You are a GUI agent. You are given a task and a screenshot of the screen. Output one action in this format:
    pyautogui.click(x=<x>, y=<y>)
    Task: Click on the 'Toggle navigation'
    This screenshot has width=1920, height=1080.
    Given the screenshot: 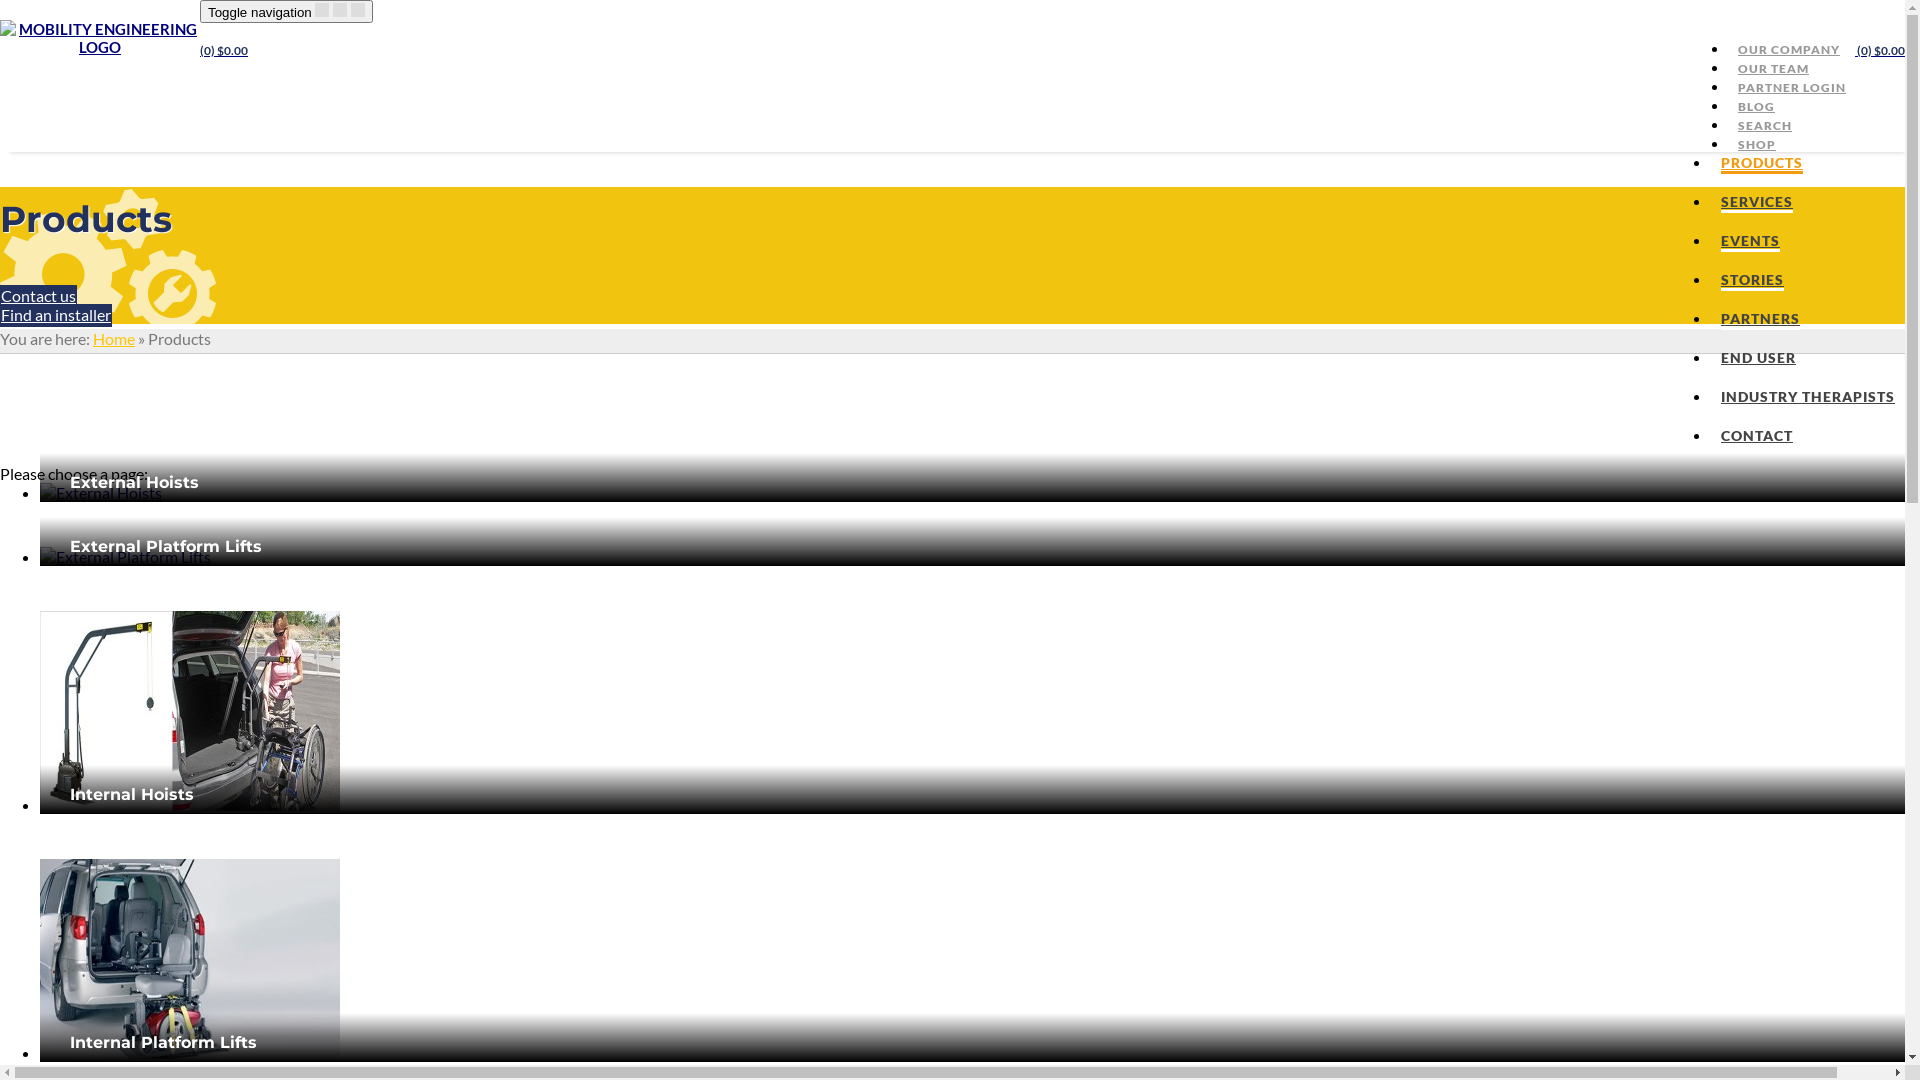 What is the action you would take?
    pyautogui.click(x=285, y=11)
    